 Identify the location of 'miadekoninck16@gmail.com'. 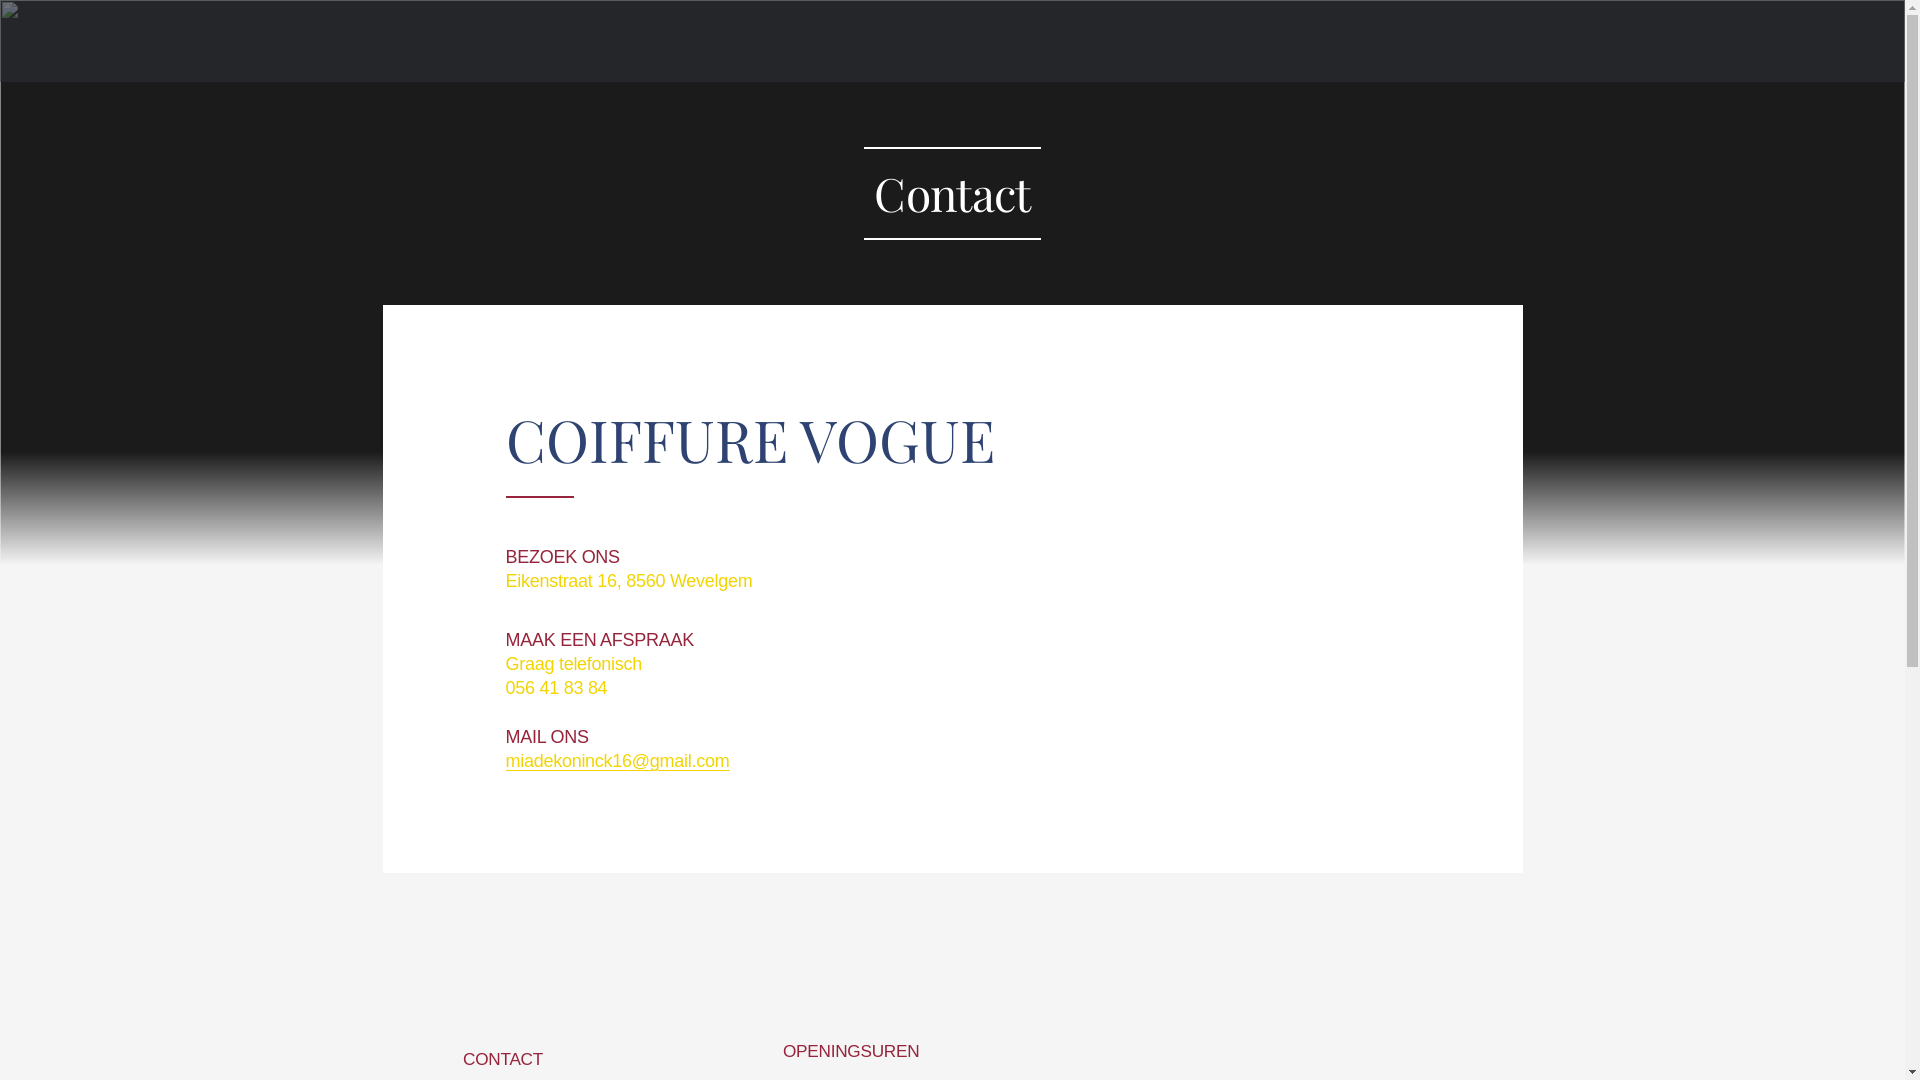
(616, 760).